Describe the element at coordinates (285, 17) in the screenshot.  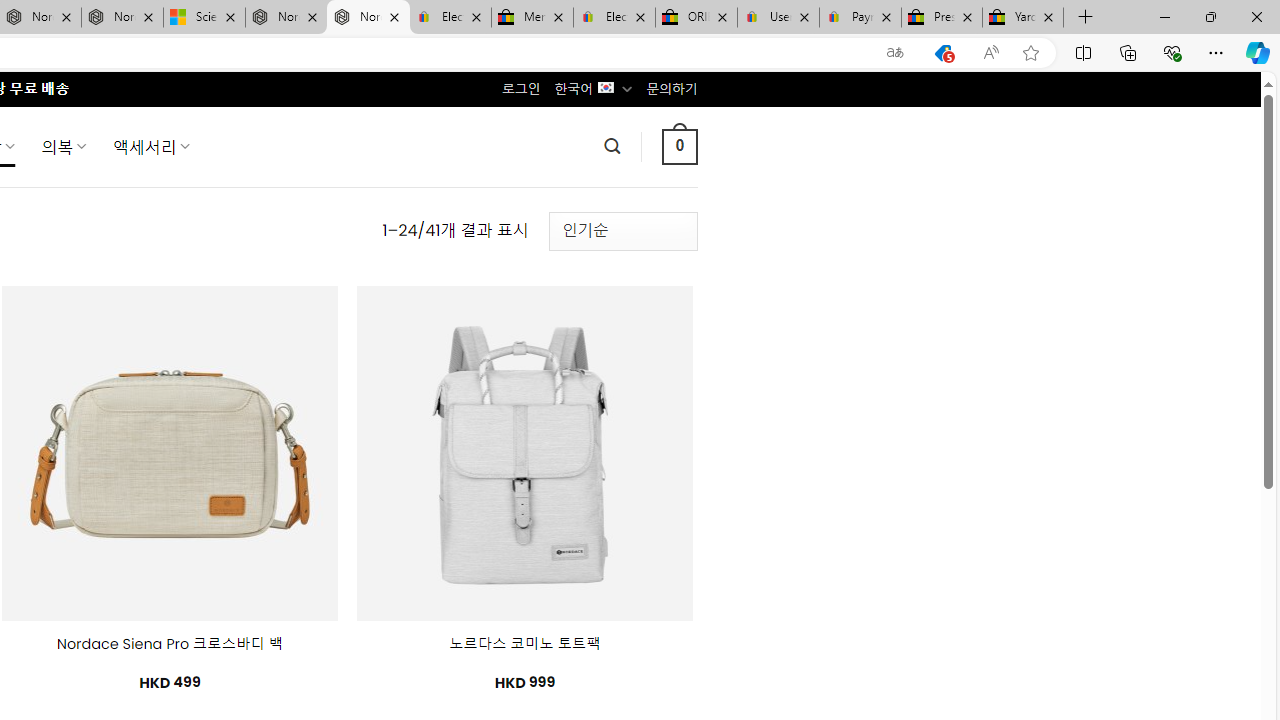
I see `'Nordace - Summer Adventures 2024'` at that location.